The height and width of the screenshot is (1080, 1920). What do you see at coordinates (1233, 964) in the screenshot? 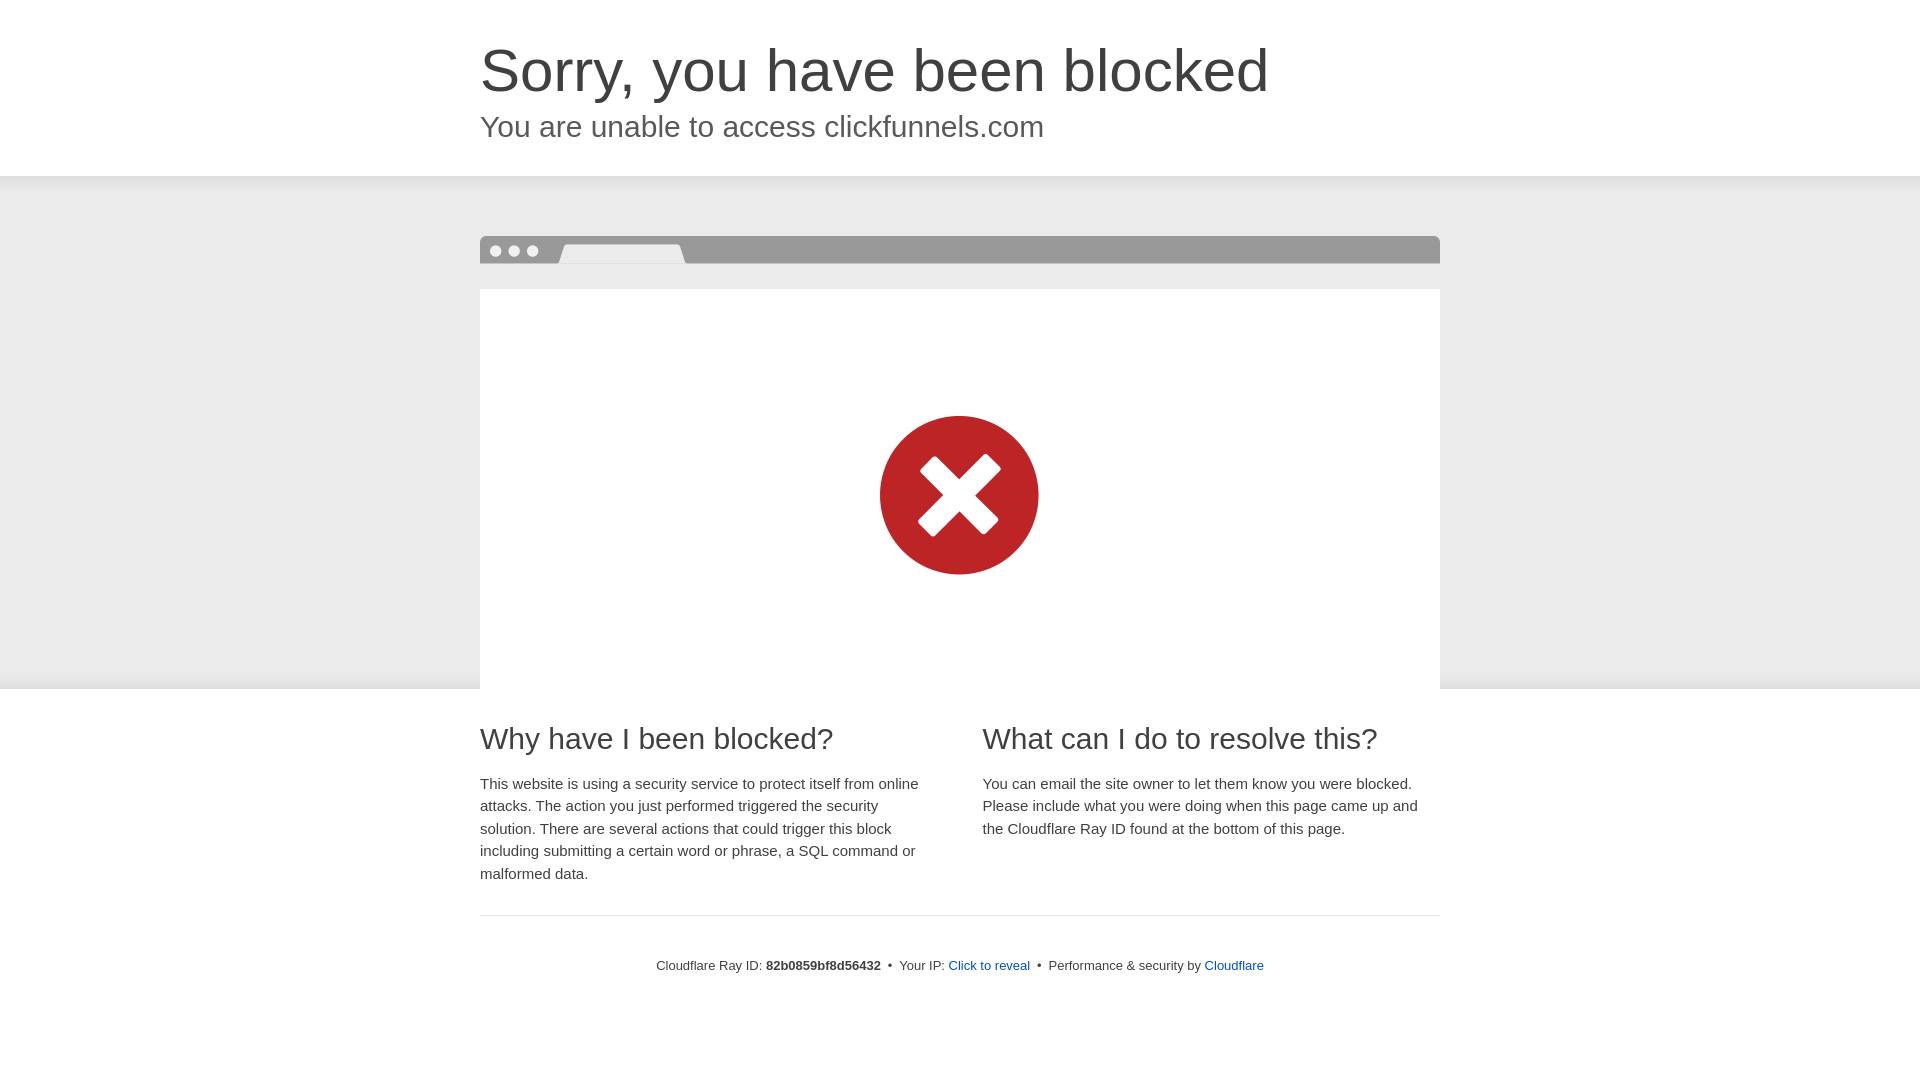
I see `'Cloudflare'` at bounding box center [1233, 964].